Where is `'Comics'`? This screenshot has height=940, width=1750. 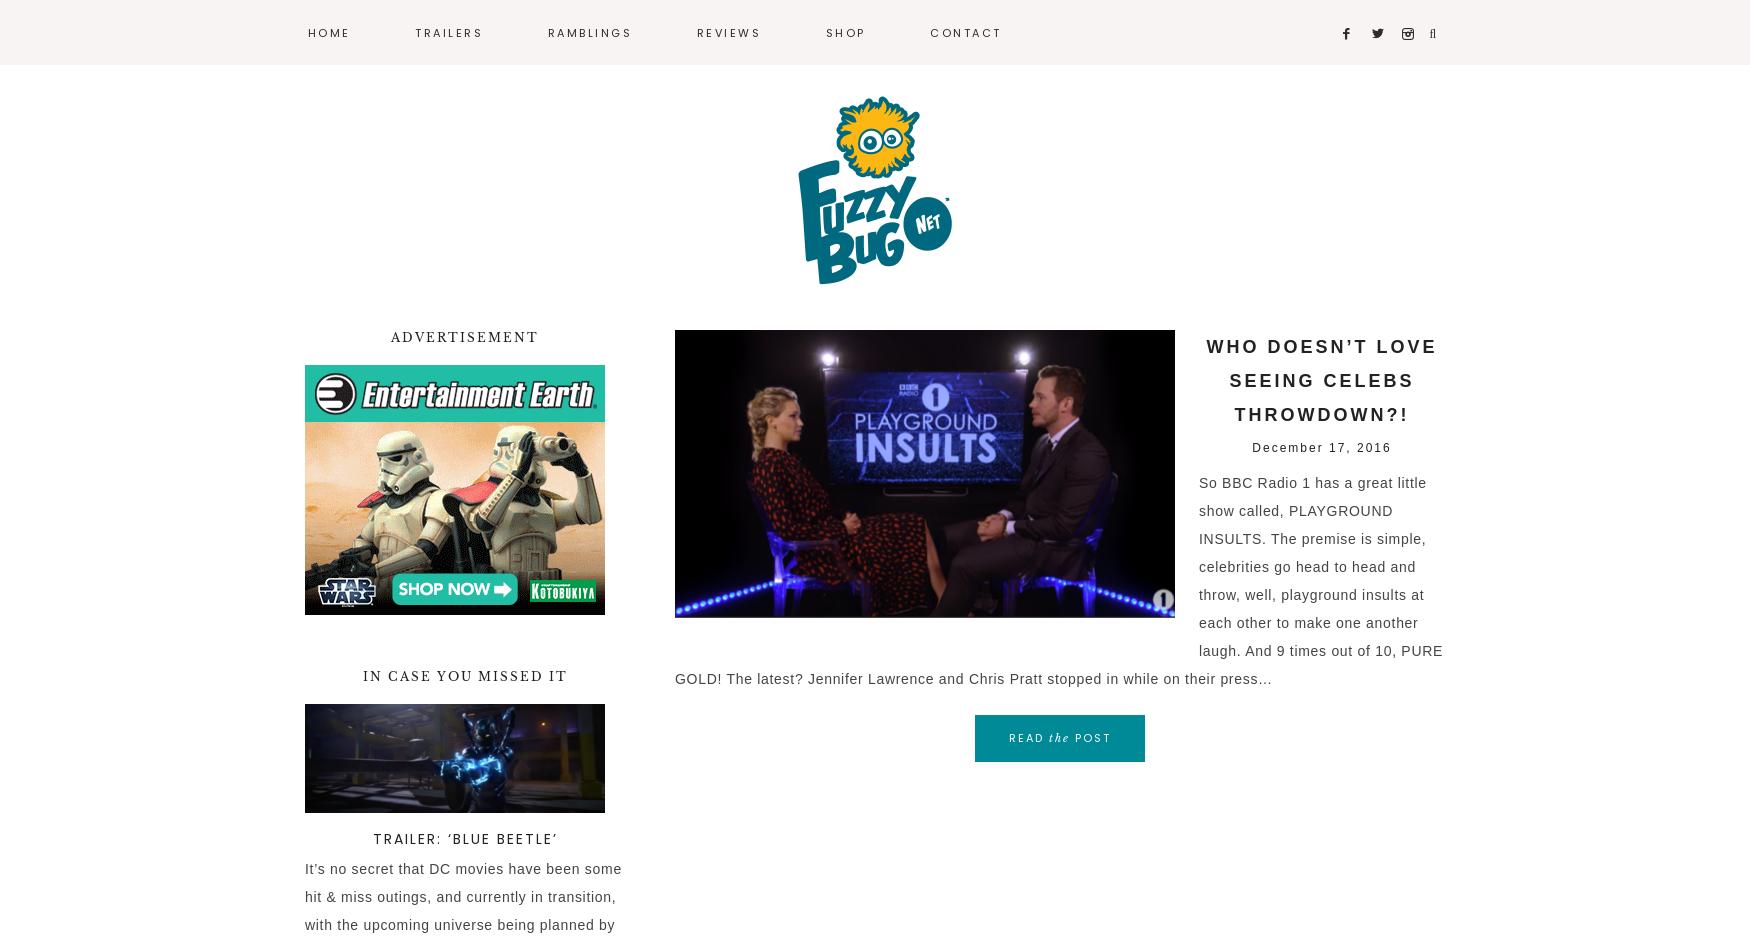
'Comics' is located at coordinates (569, 136).